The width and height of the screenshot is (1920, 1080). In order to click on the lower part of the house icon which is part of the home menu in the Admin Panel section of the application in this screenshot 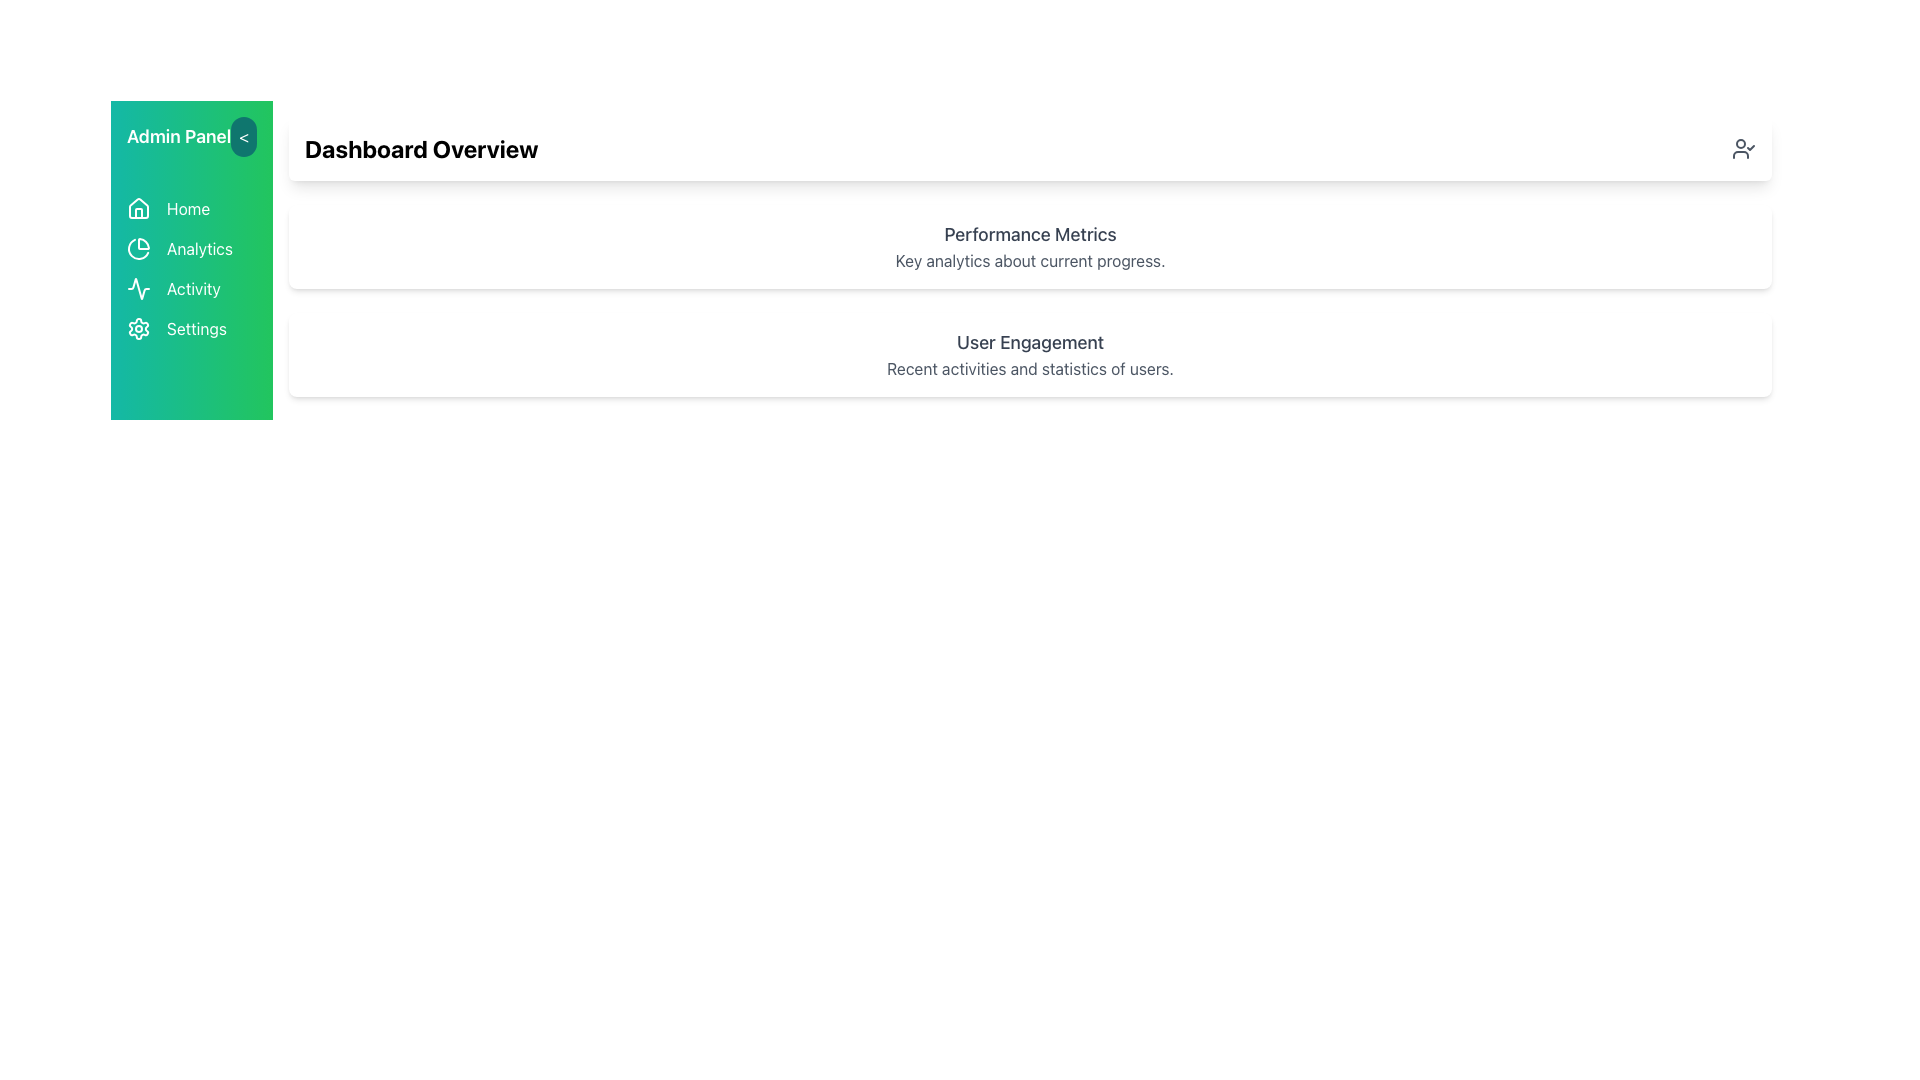, I will do `click(138, 213)`.